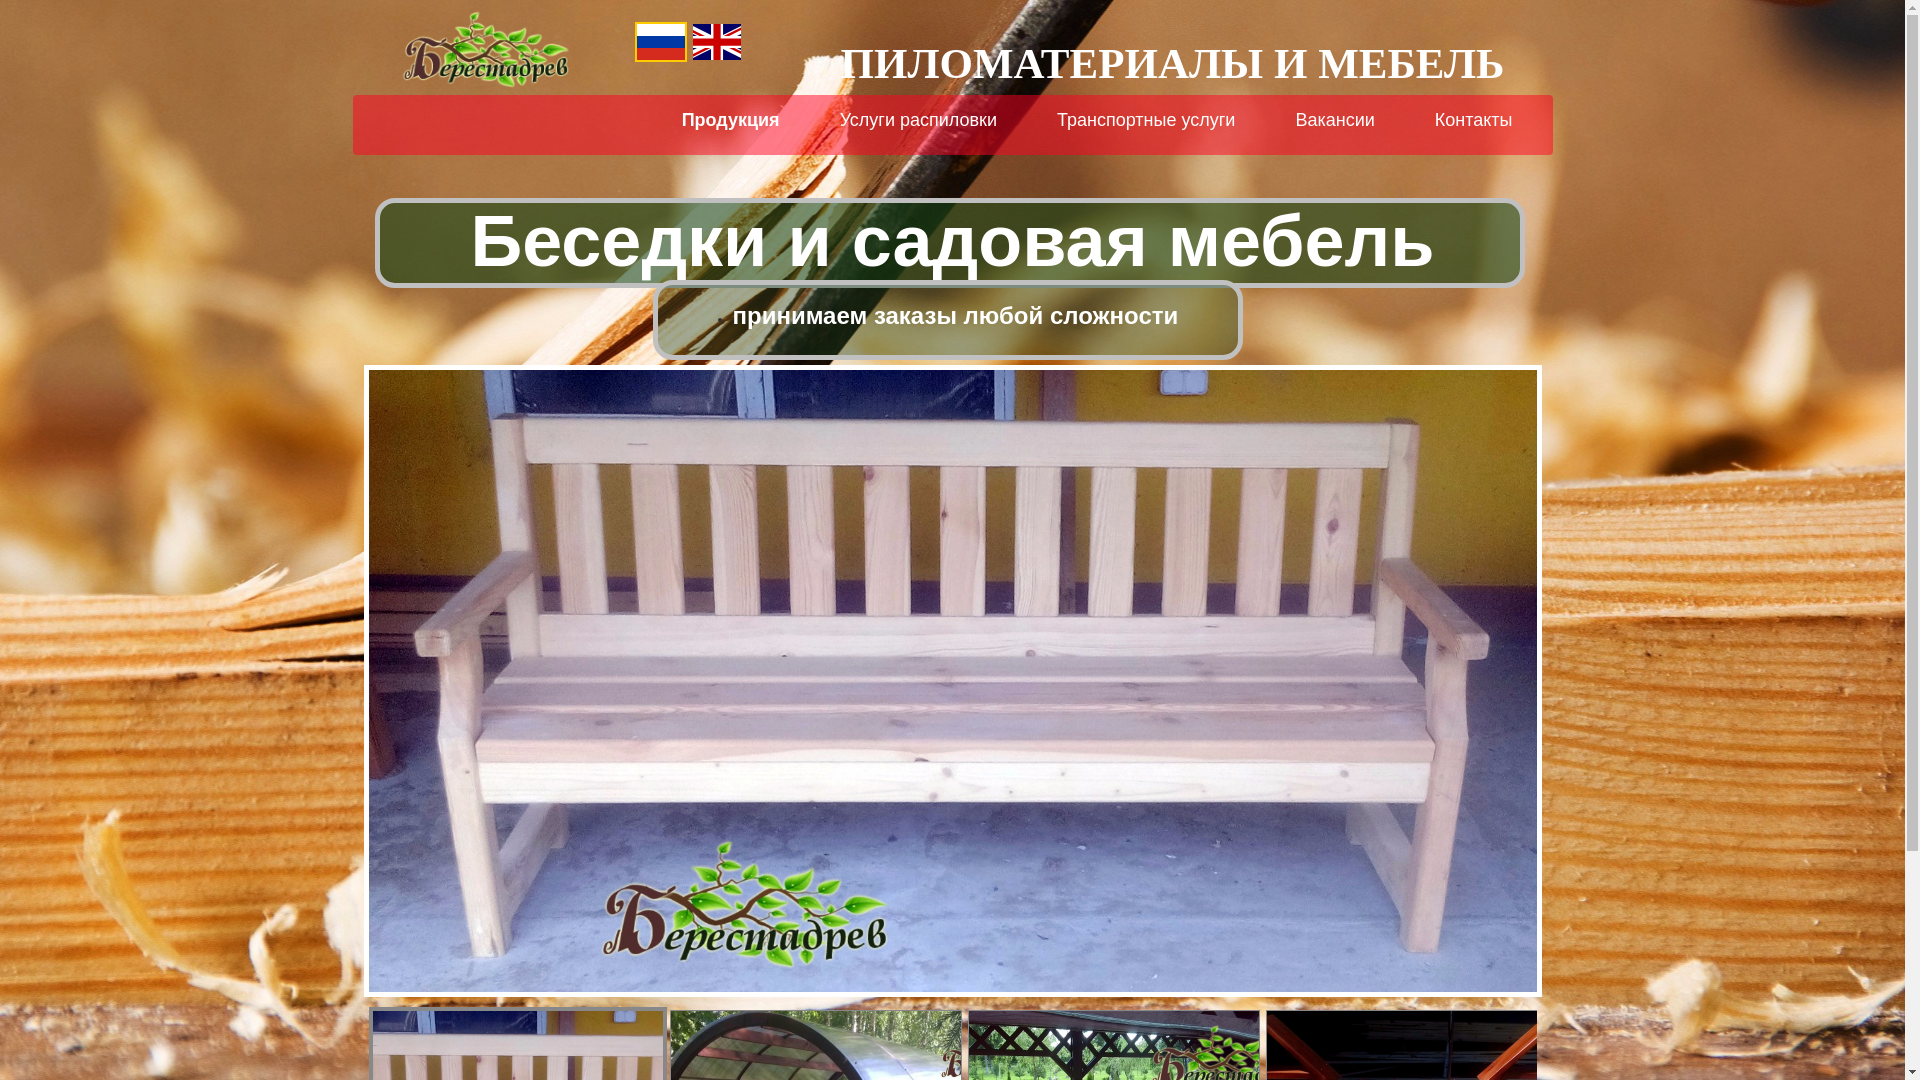  Describe the element at coordinates (715, 42) in the screenshot. I see `'English'` at that location.